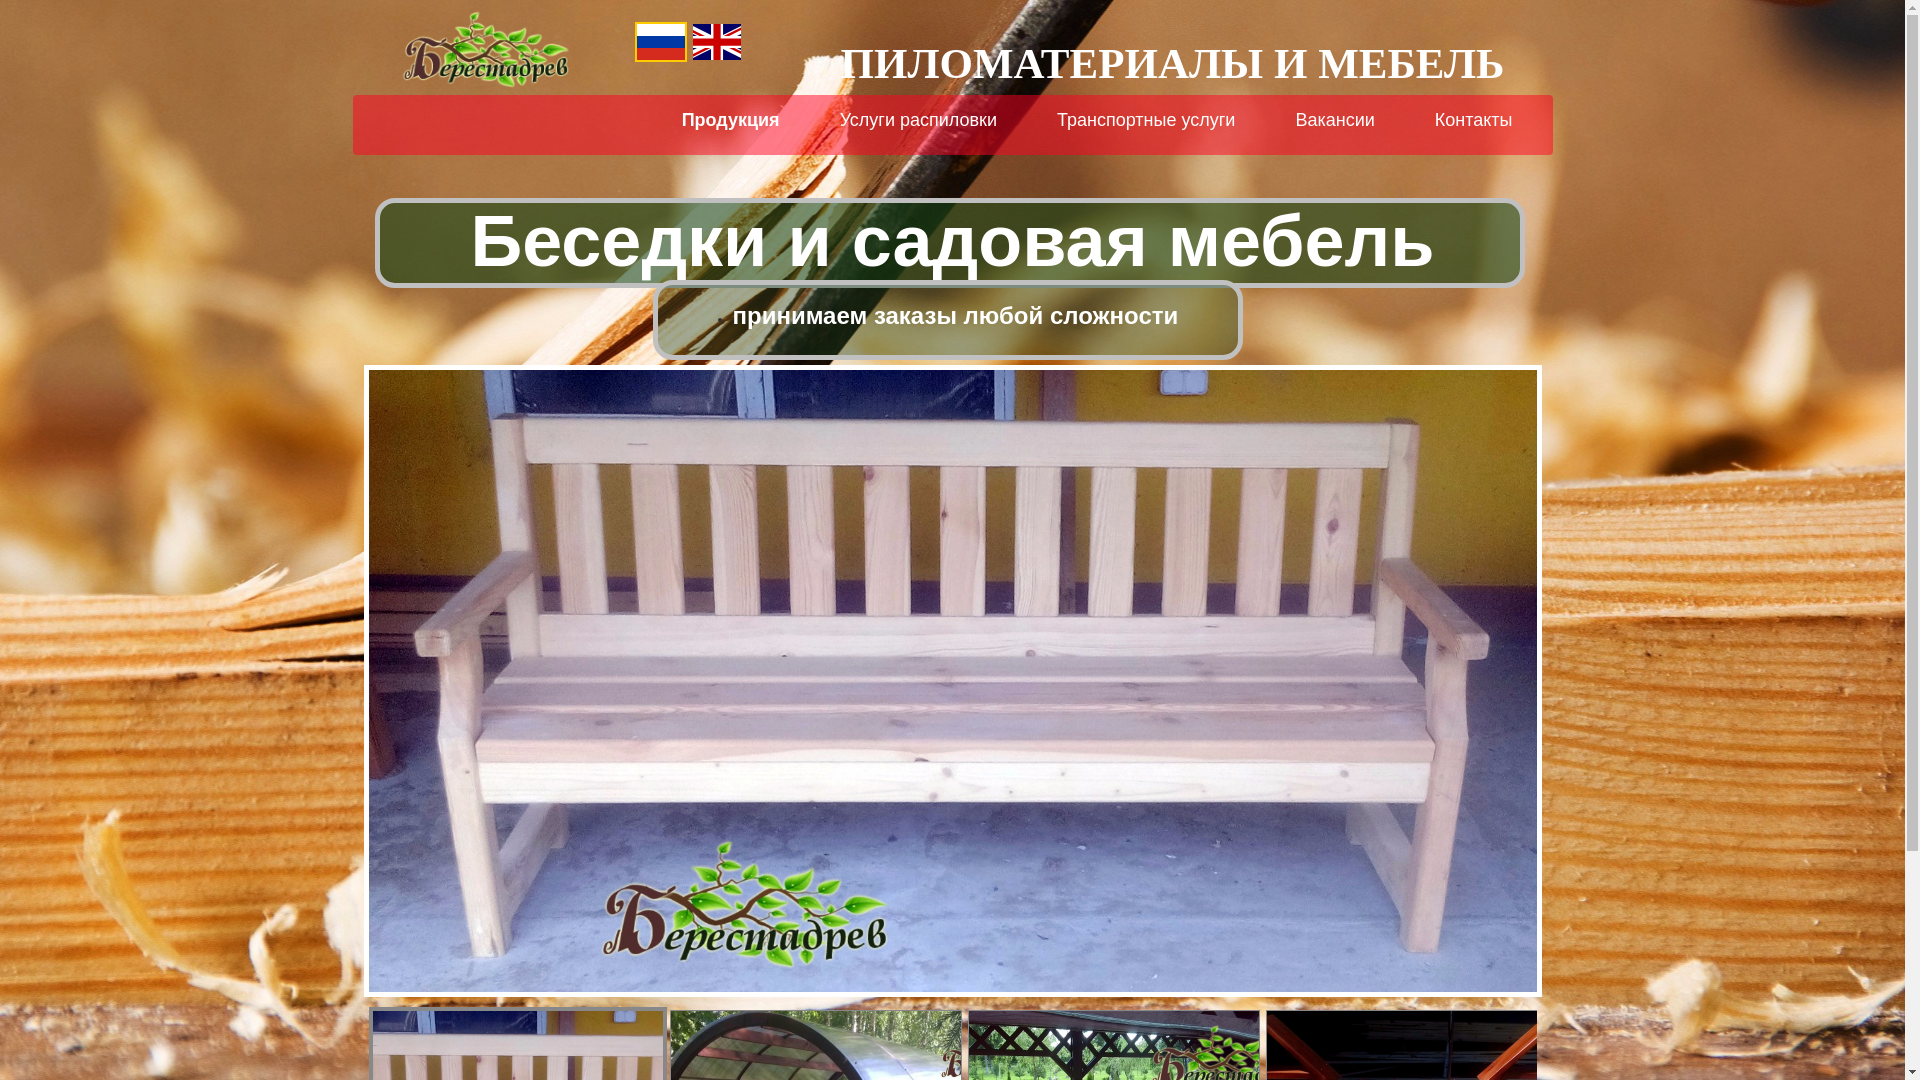  Describe the element at coordinates (715, 42) in the screenshot. I see `'English'` at that location.